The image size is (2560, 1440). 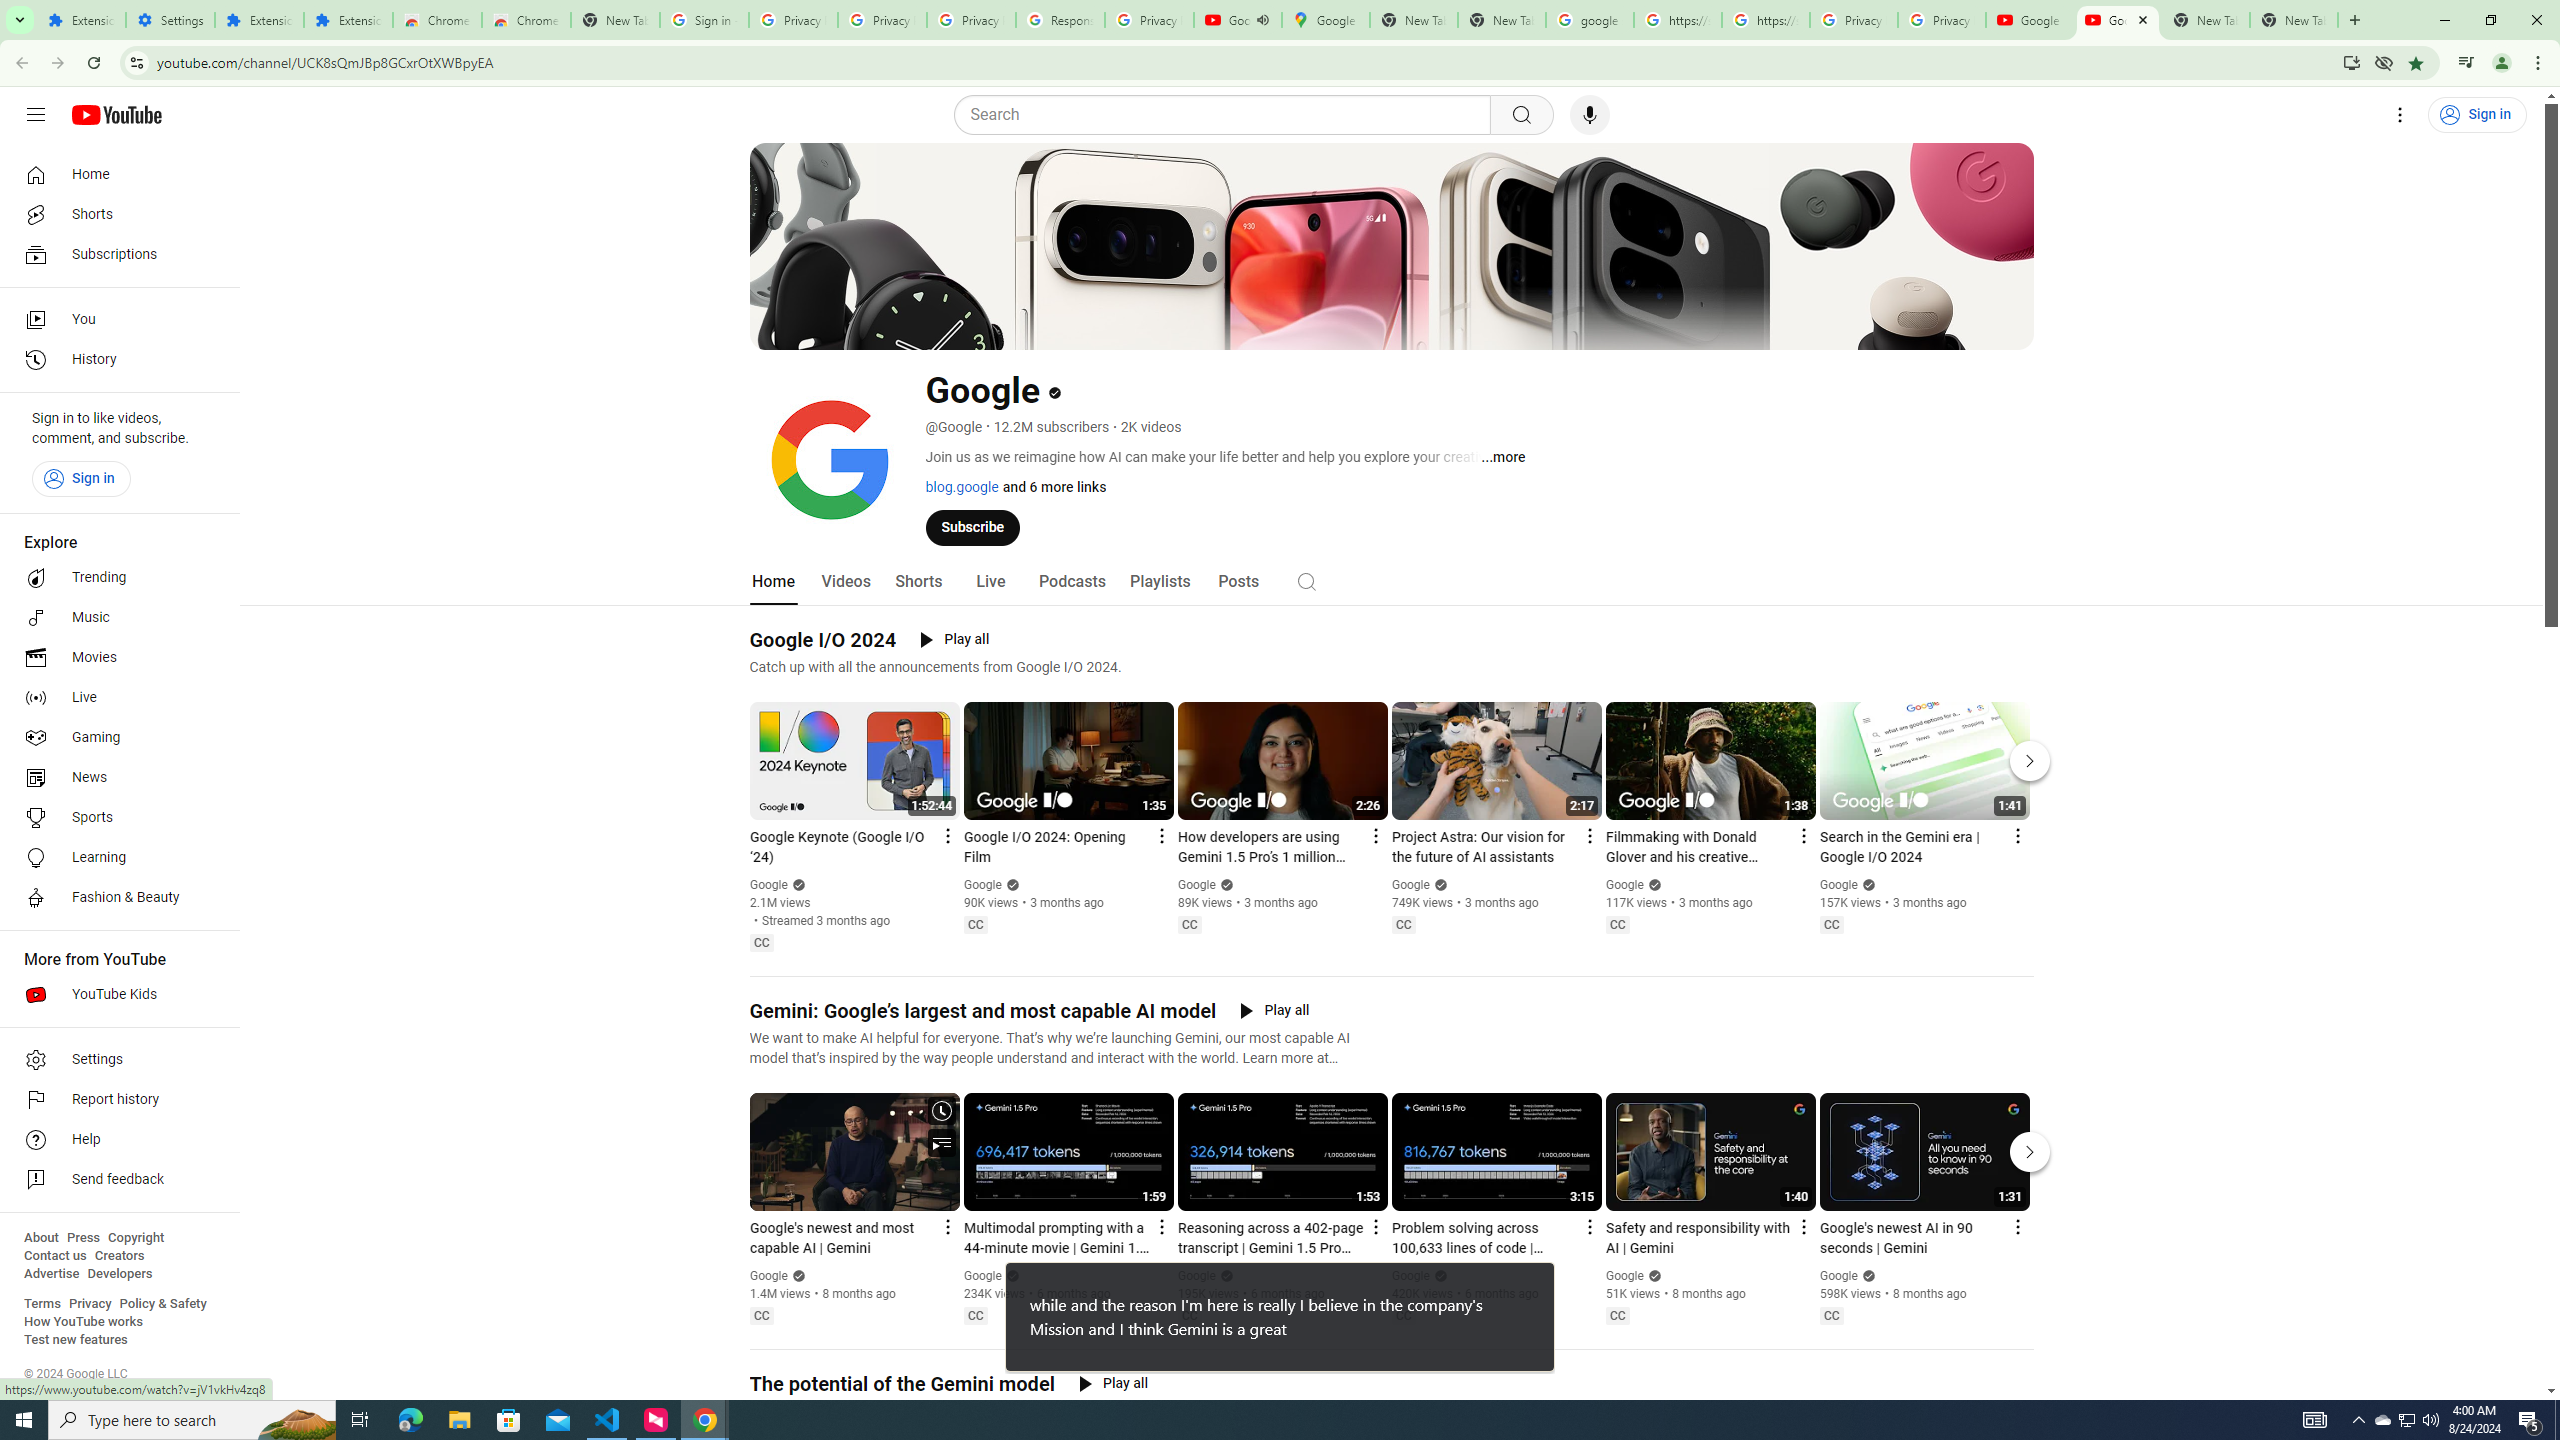 I want to click on 'Install YouTube', so click(x=2351, y=61).